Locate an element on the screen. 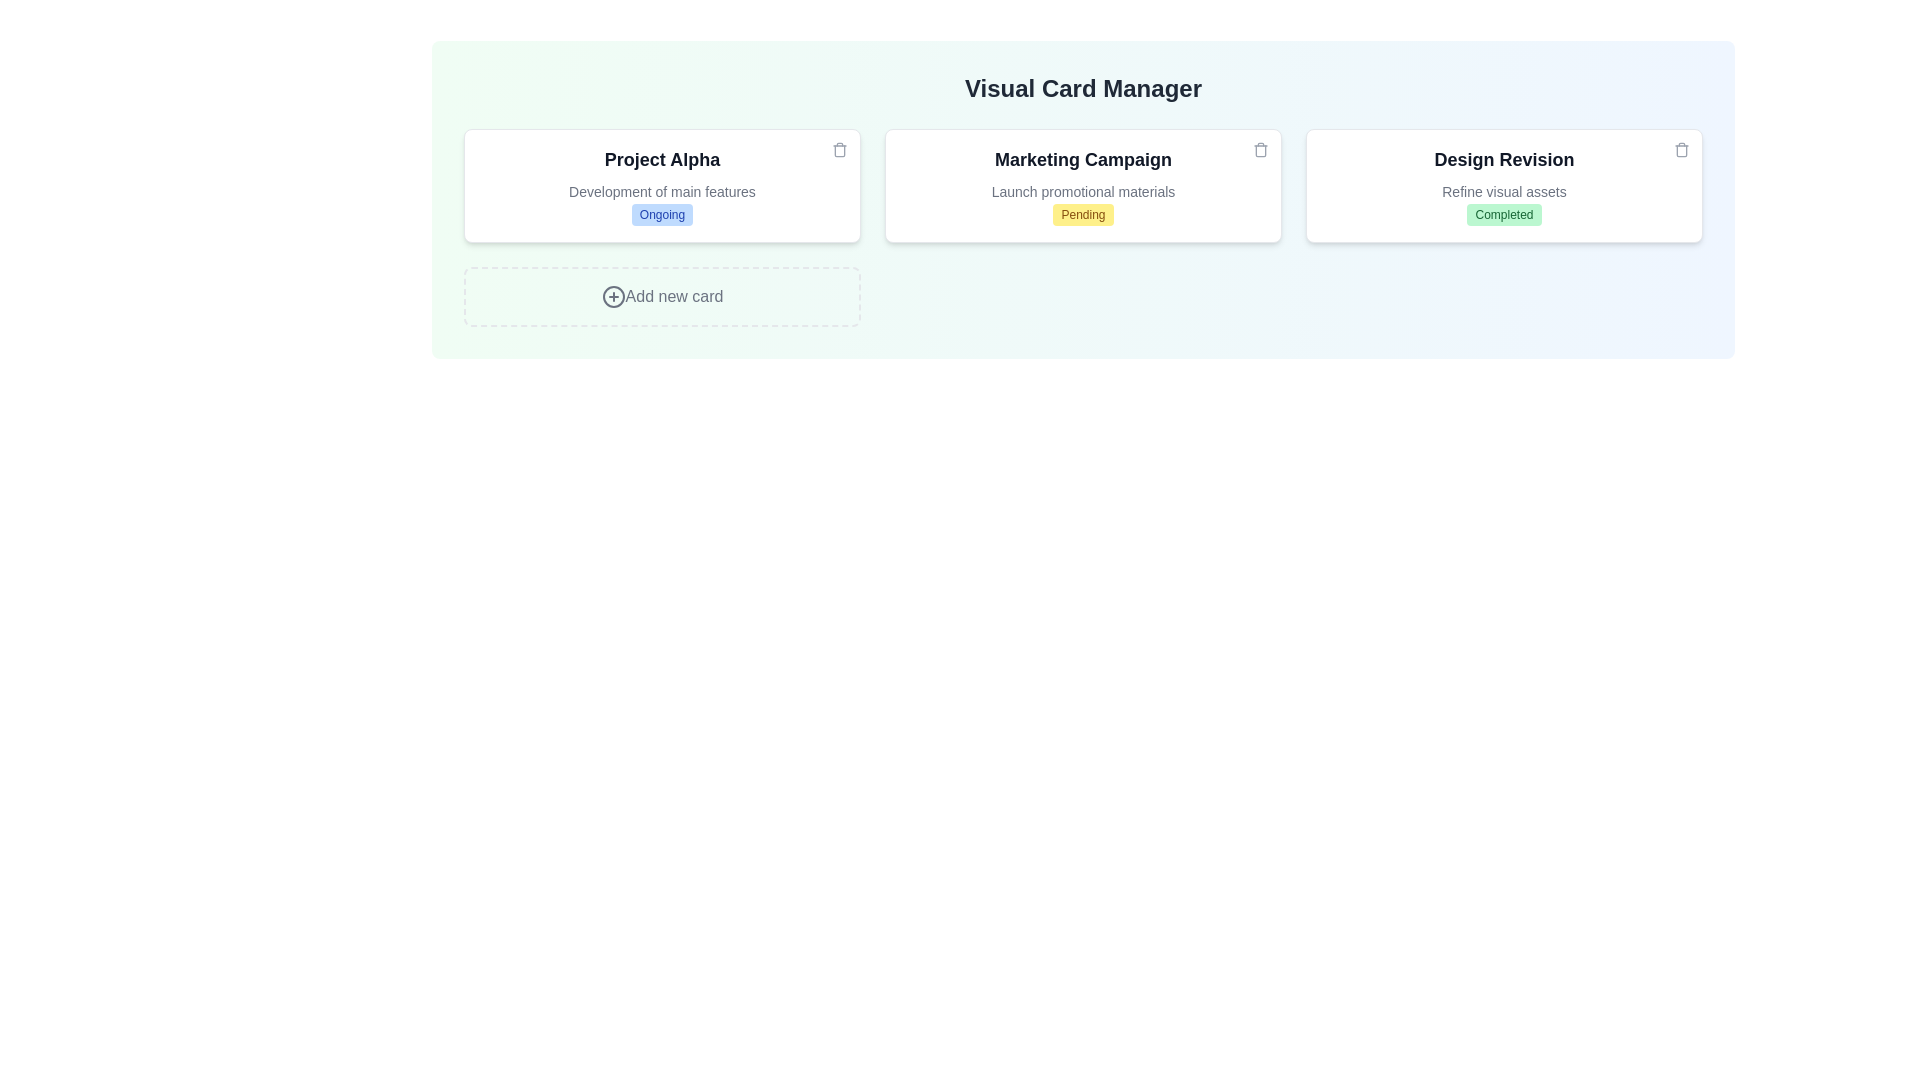  delete button on the card titled Marketing Campaign to remove it is located at coordinates (1260, 149).